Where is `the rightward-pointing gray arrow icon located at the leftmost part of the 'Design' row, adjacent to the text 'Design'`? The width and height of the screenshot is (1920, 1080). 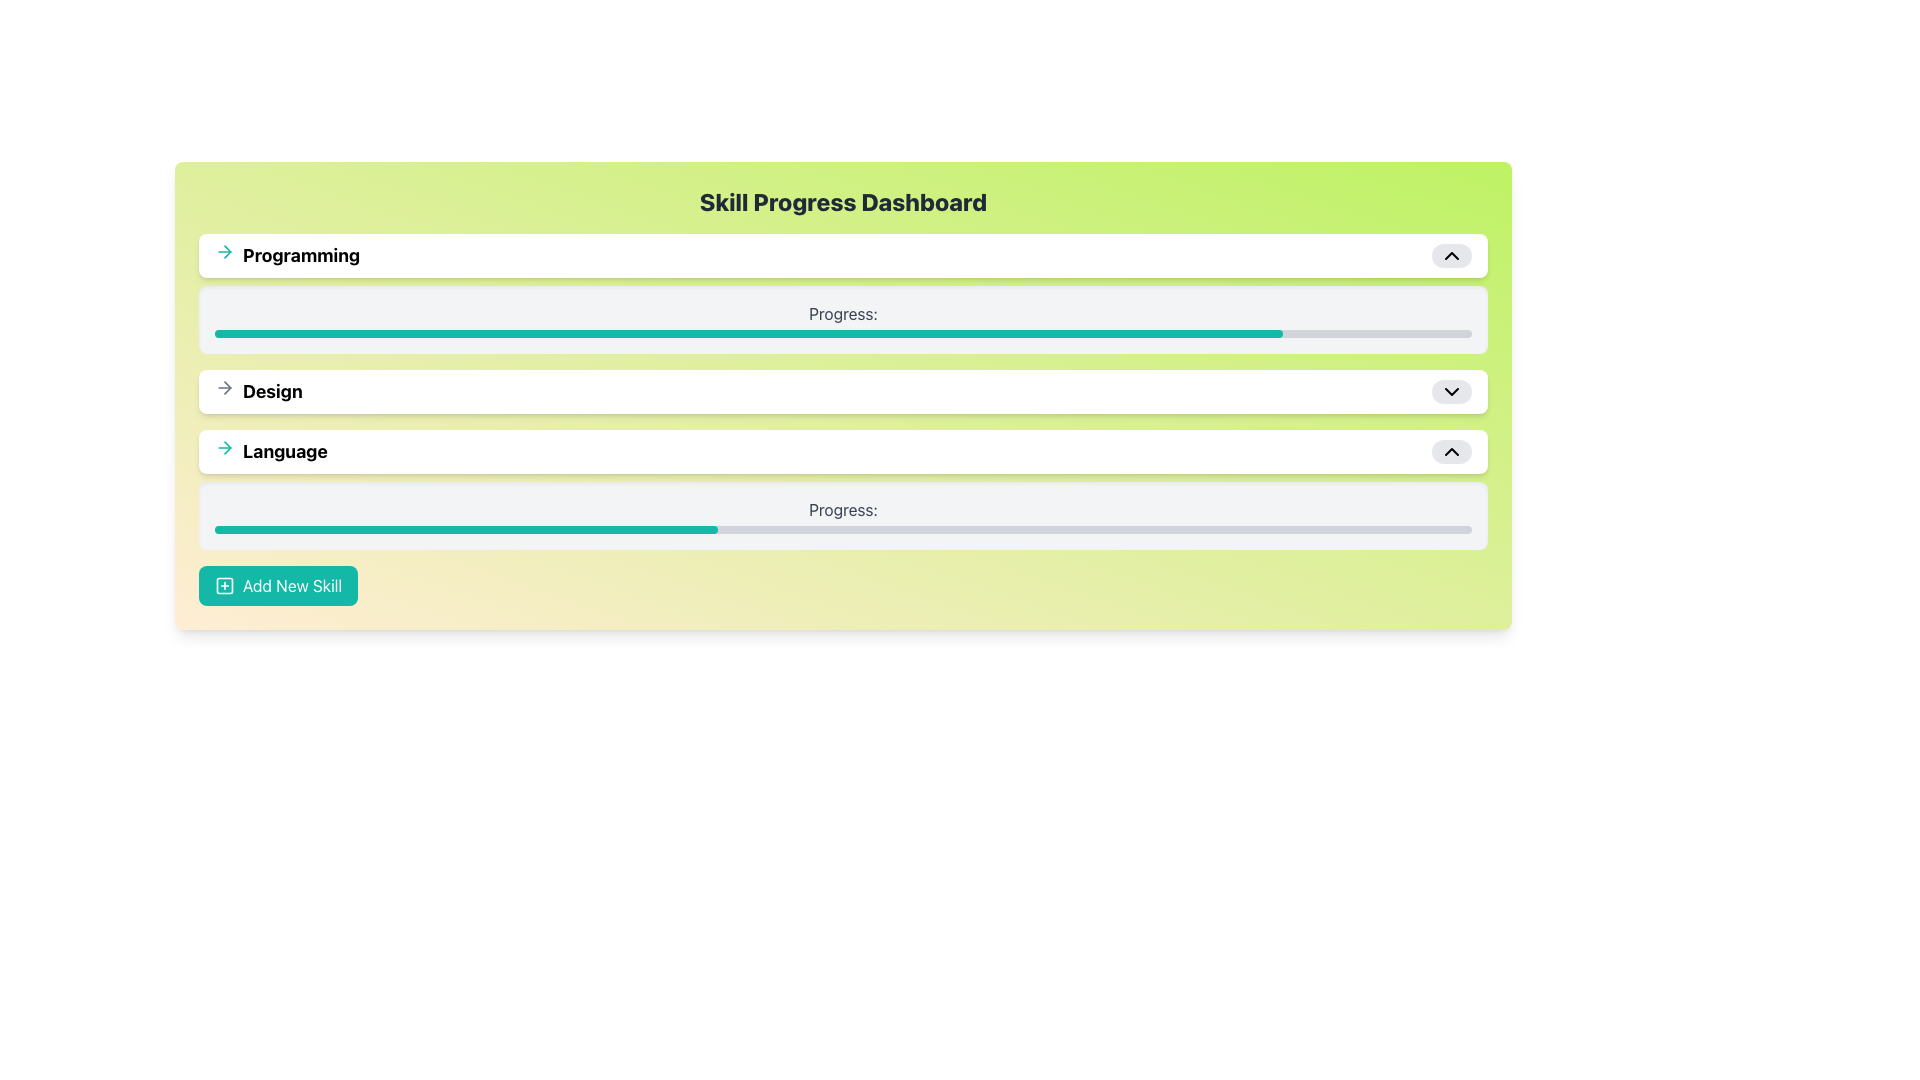
the rightward-pointing gray arrow icon located at the leftmost part of the 'Design' row, adjacent to the text 'Design' is located at coordinates (225, 388).